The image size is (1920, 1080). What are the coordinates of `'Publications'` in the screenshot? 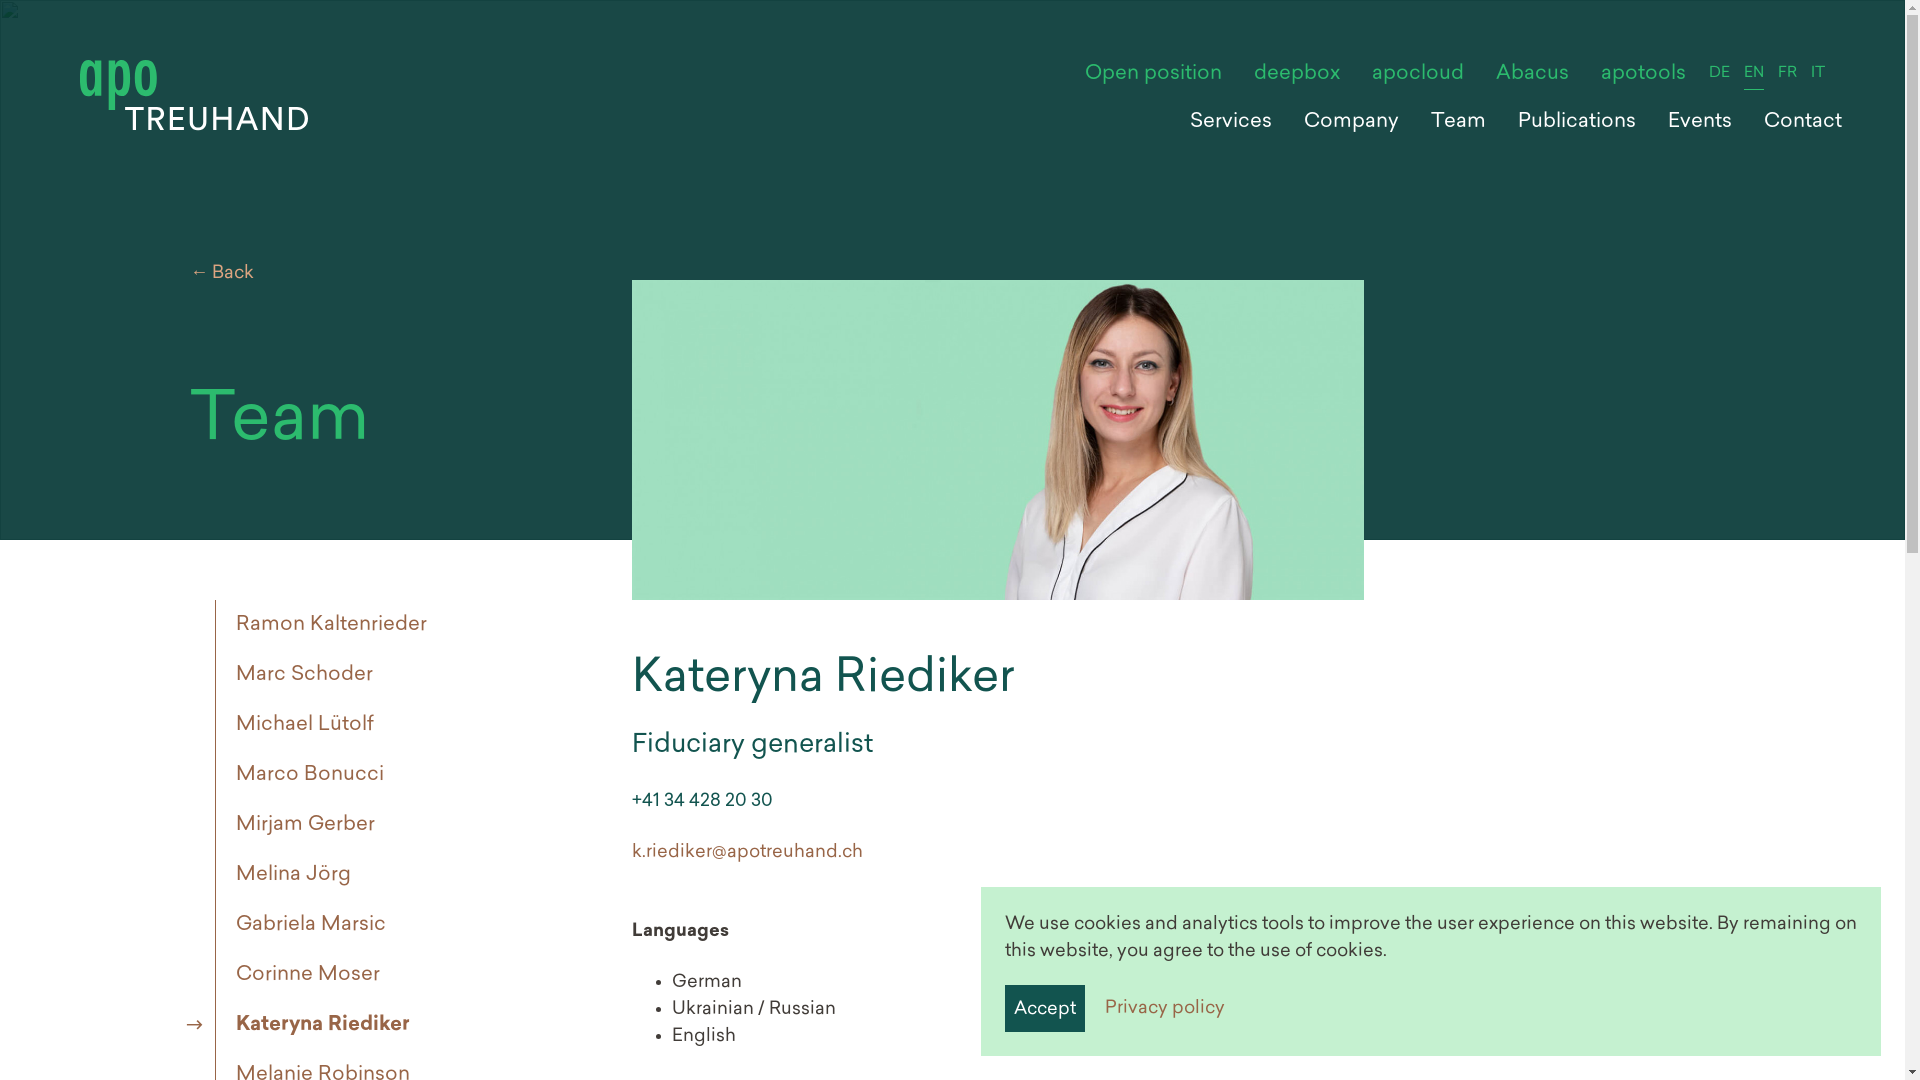 It's located at (1502, 122).